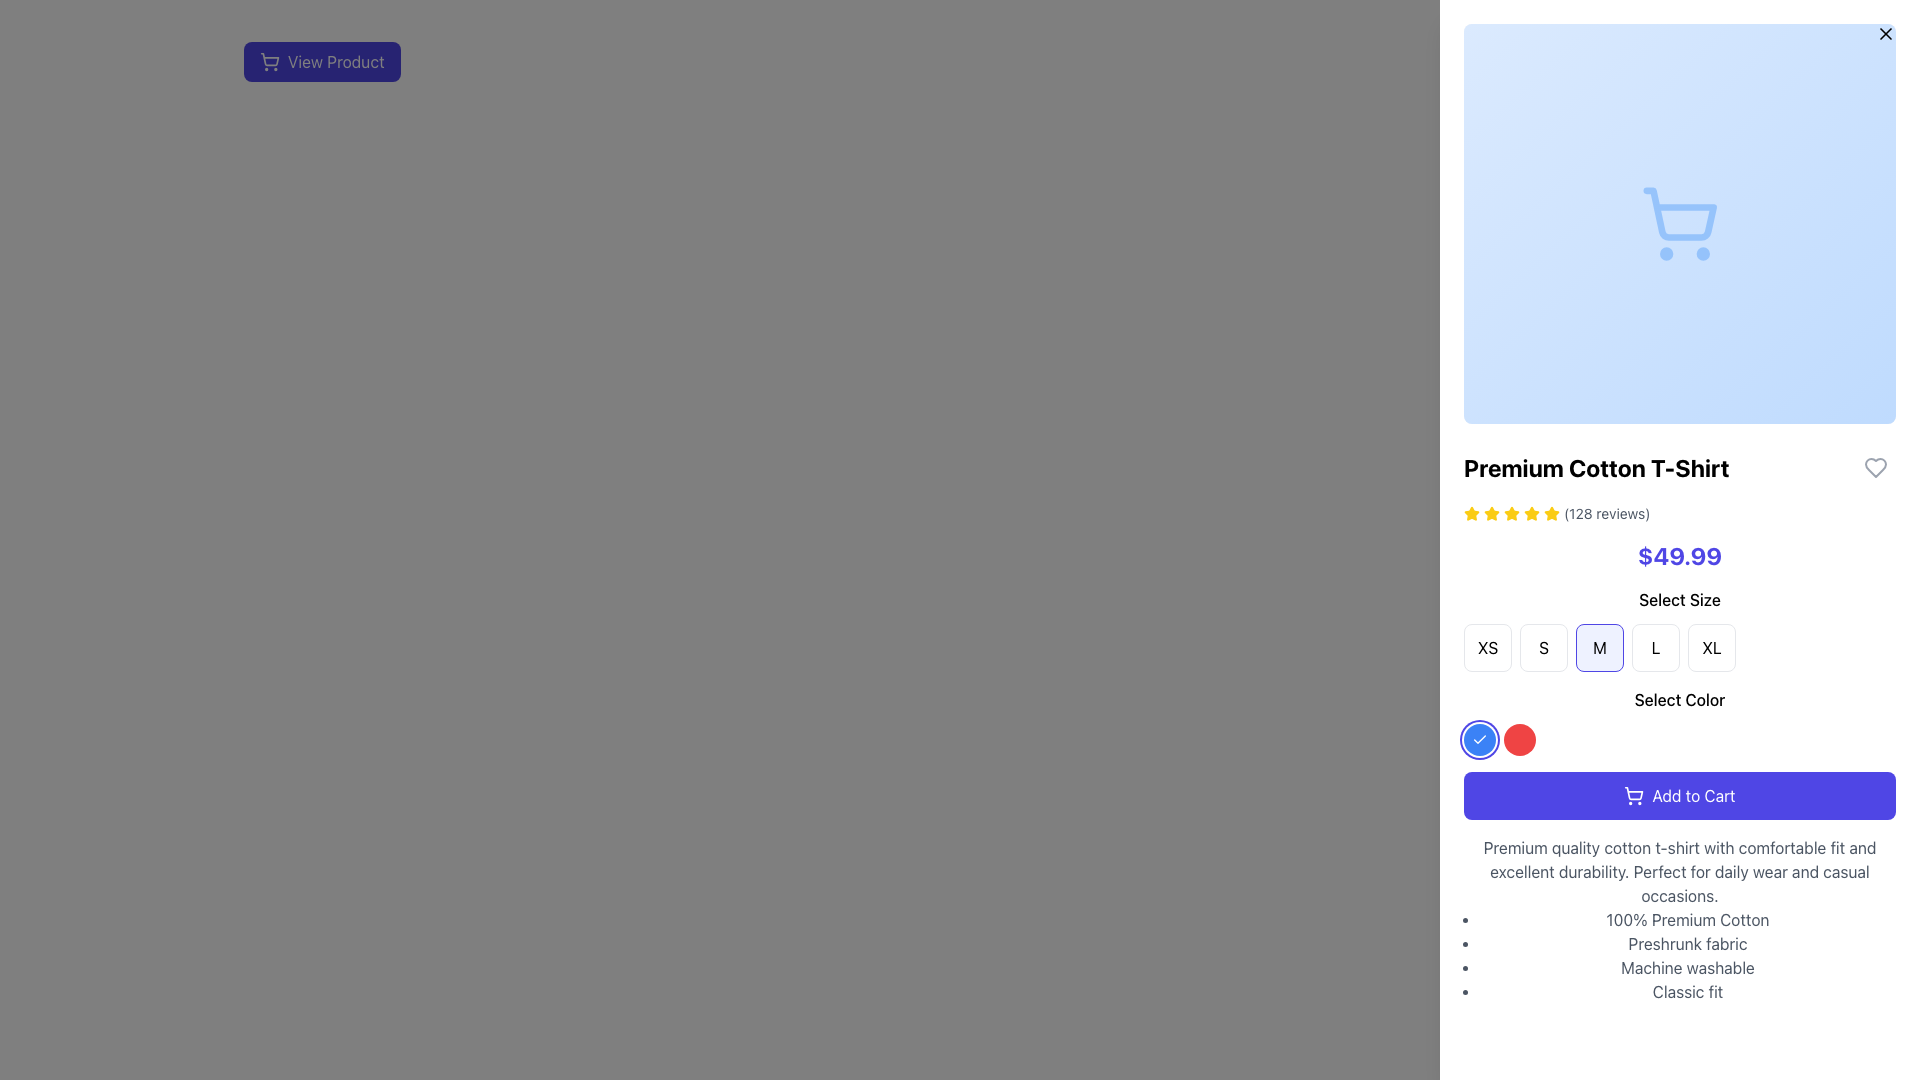 The image size is (1920, 1080). What do you see at coordinates (1656, 648) in the screenshot?
I see `the square button with rounded corners that has a white background and features the capital letter 'L' in black` at bounding box center [1656, 648].